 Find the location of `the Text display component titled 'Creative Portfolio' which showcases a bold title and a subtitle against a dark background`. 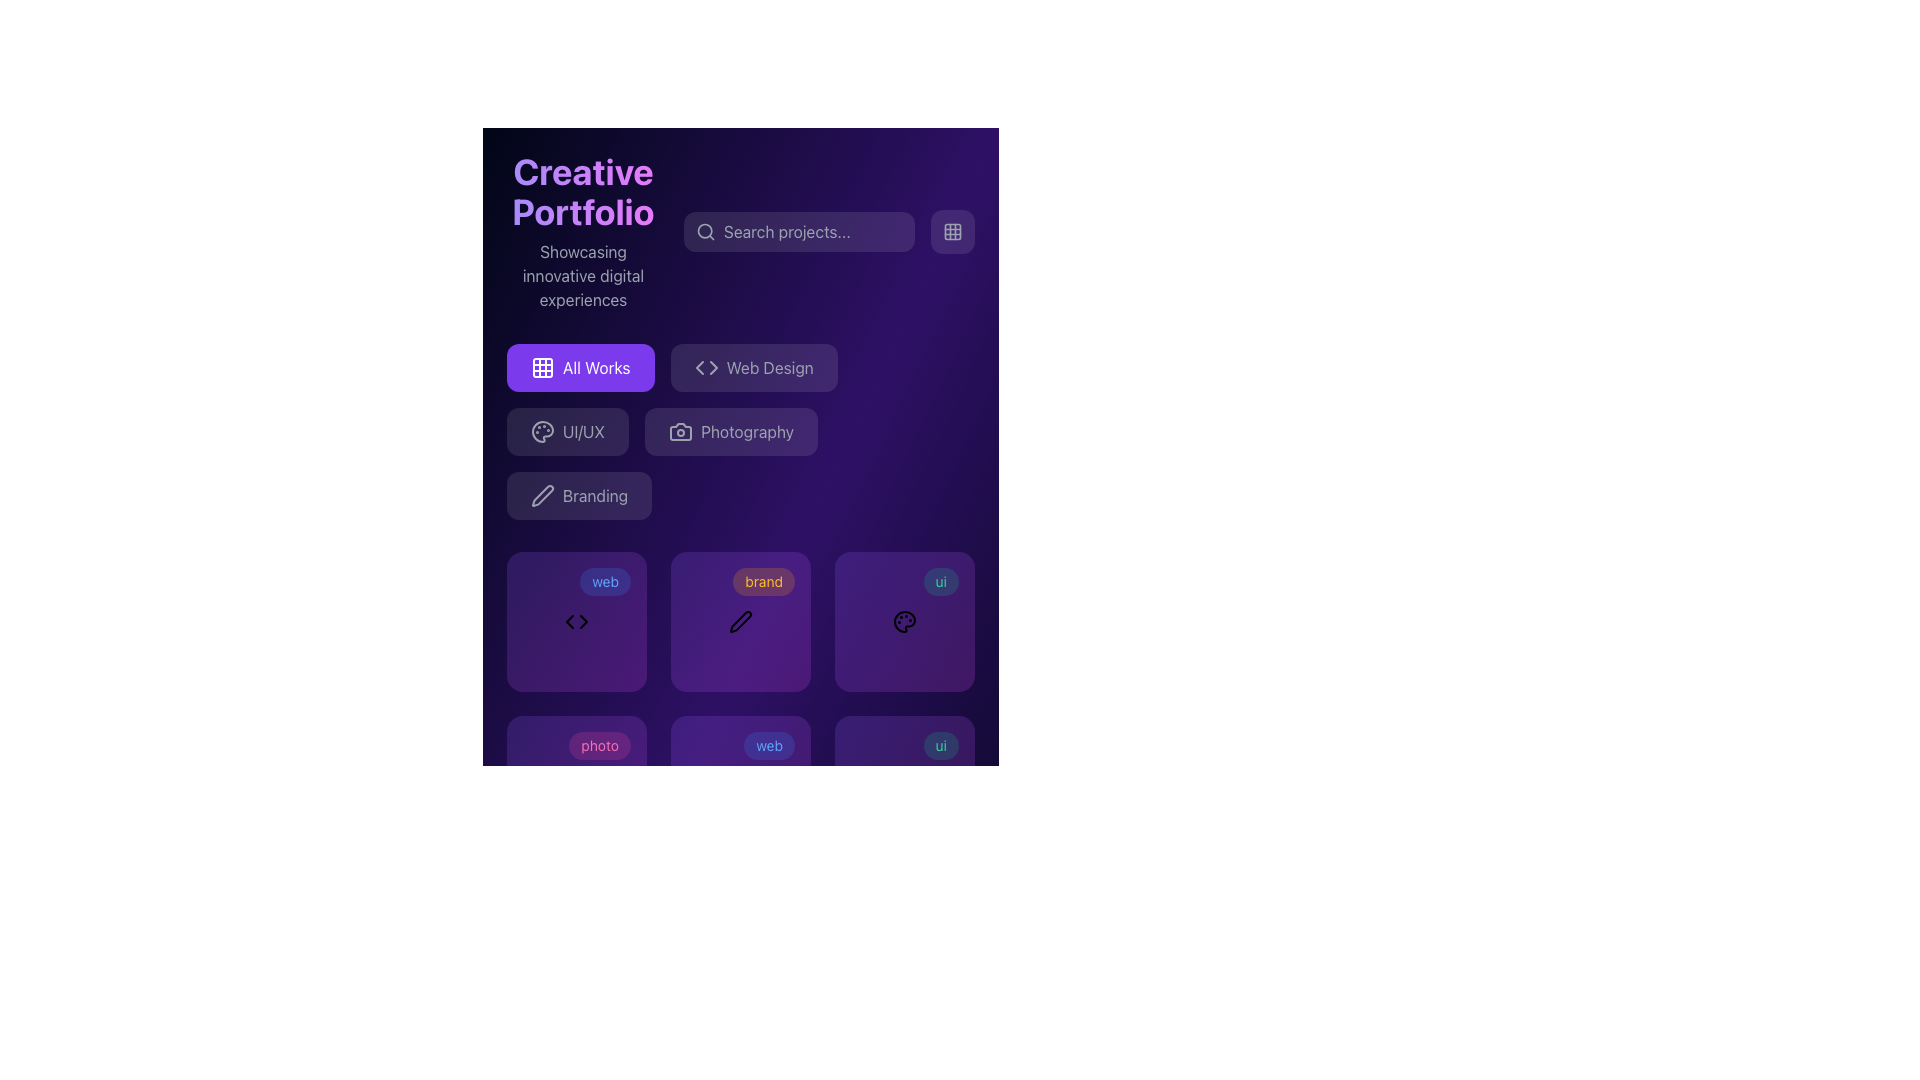

the Text display component titled 'Creative Portfolio' which showcases a bold title and a subtitle against a dark background is located at coordinates (582, 230).